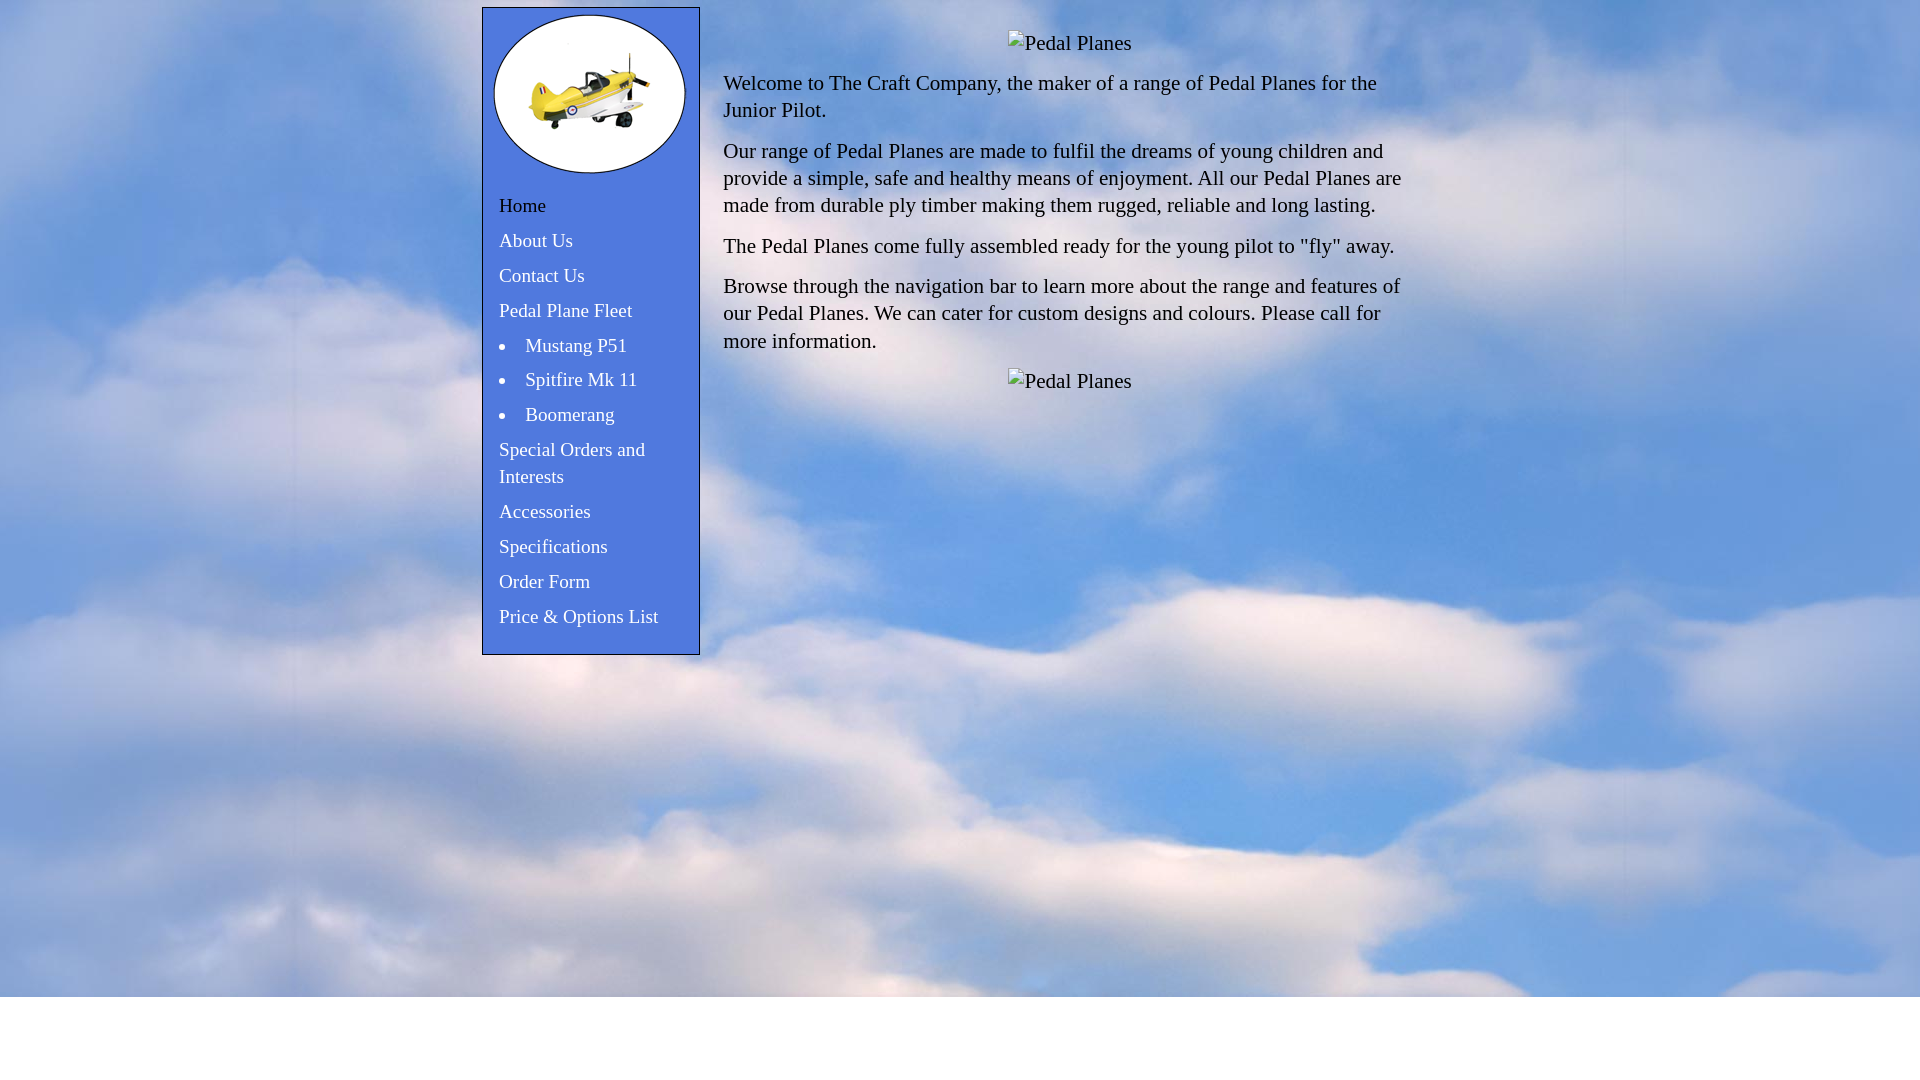 Image resolution: width=1920 pixels, height=1080 pixels. Describe the element at coordinates (545, 510) in the screenshot. I see `'Accessories'` at that location.